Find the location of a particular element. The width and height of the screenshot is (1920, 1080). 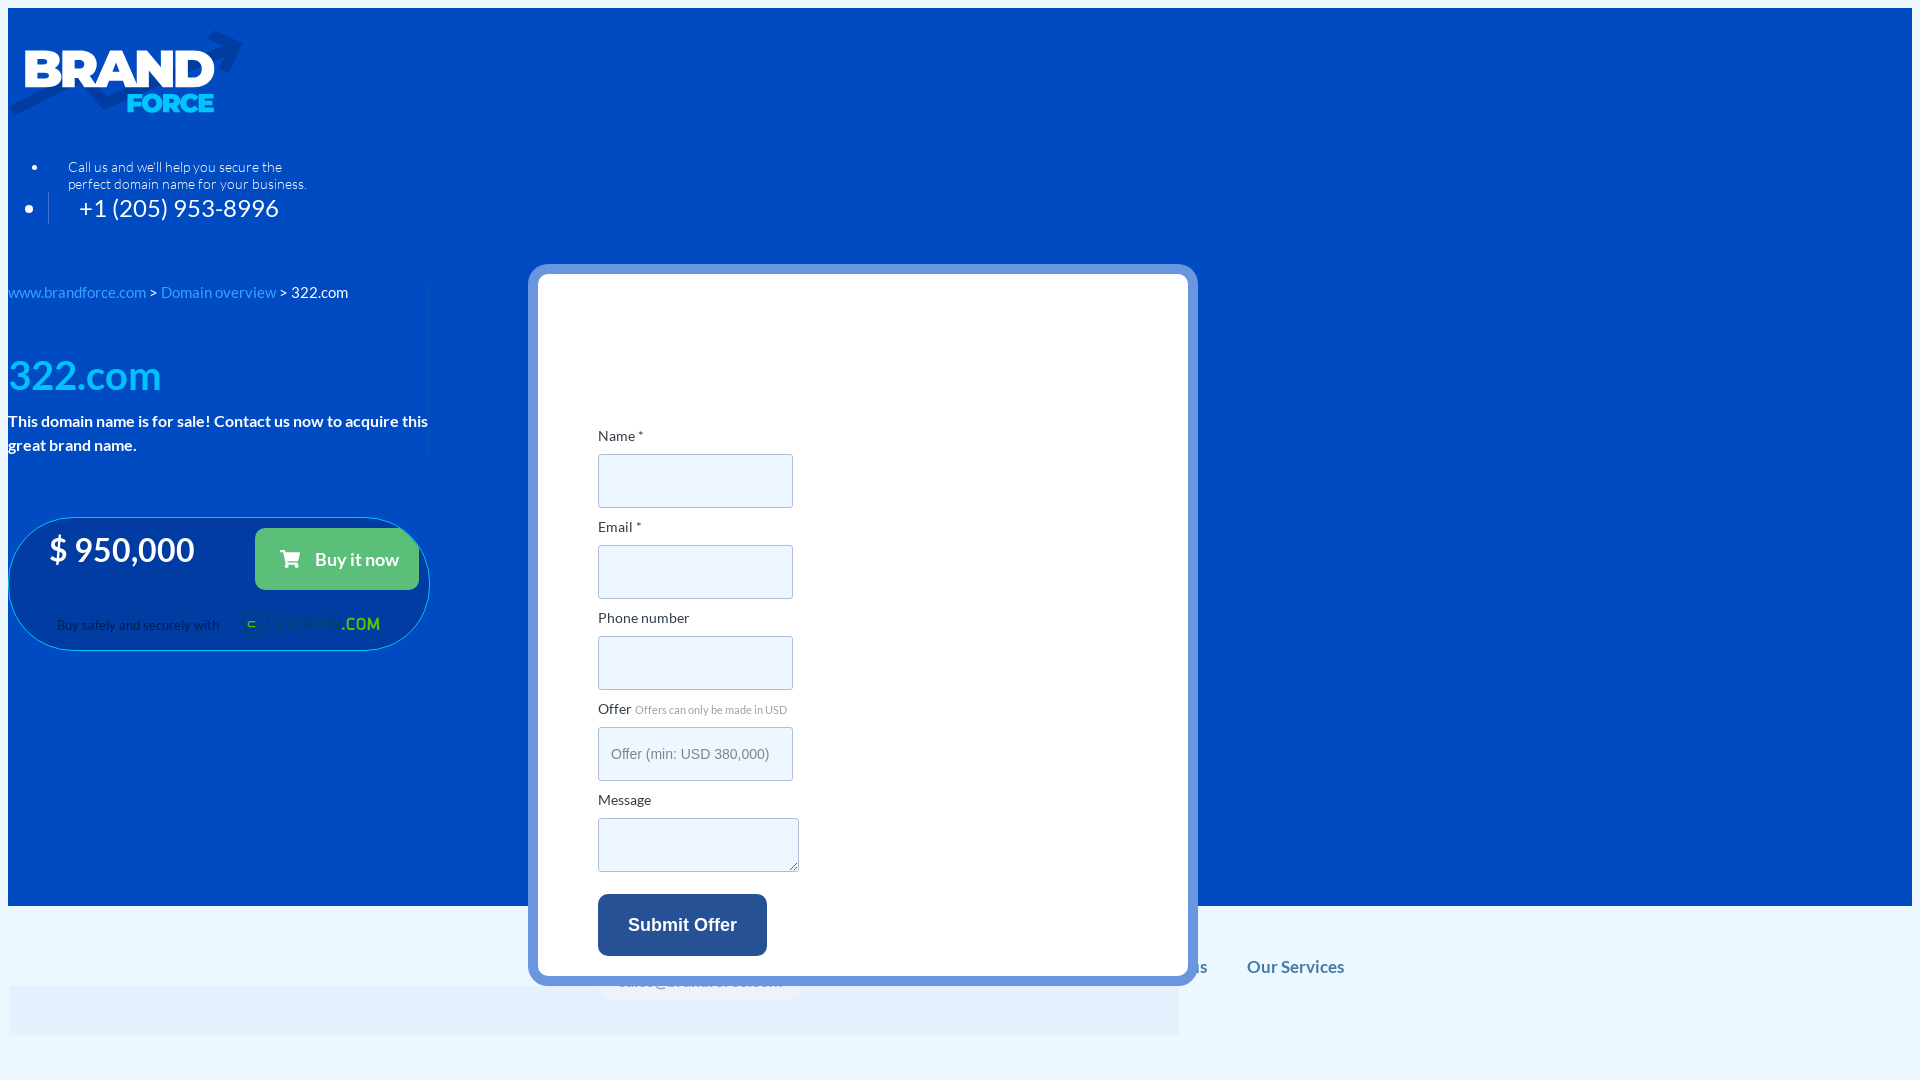

'Submit offer' is located at coordinates (682, 925).